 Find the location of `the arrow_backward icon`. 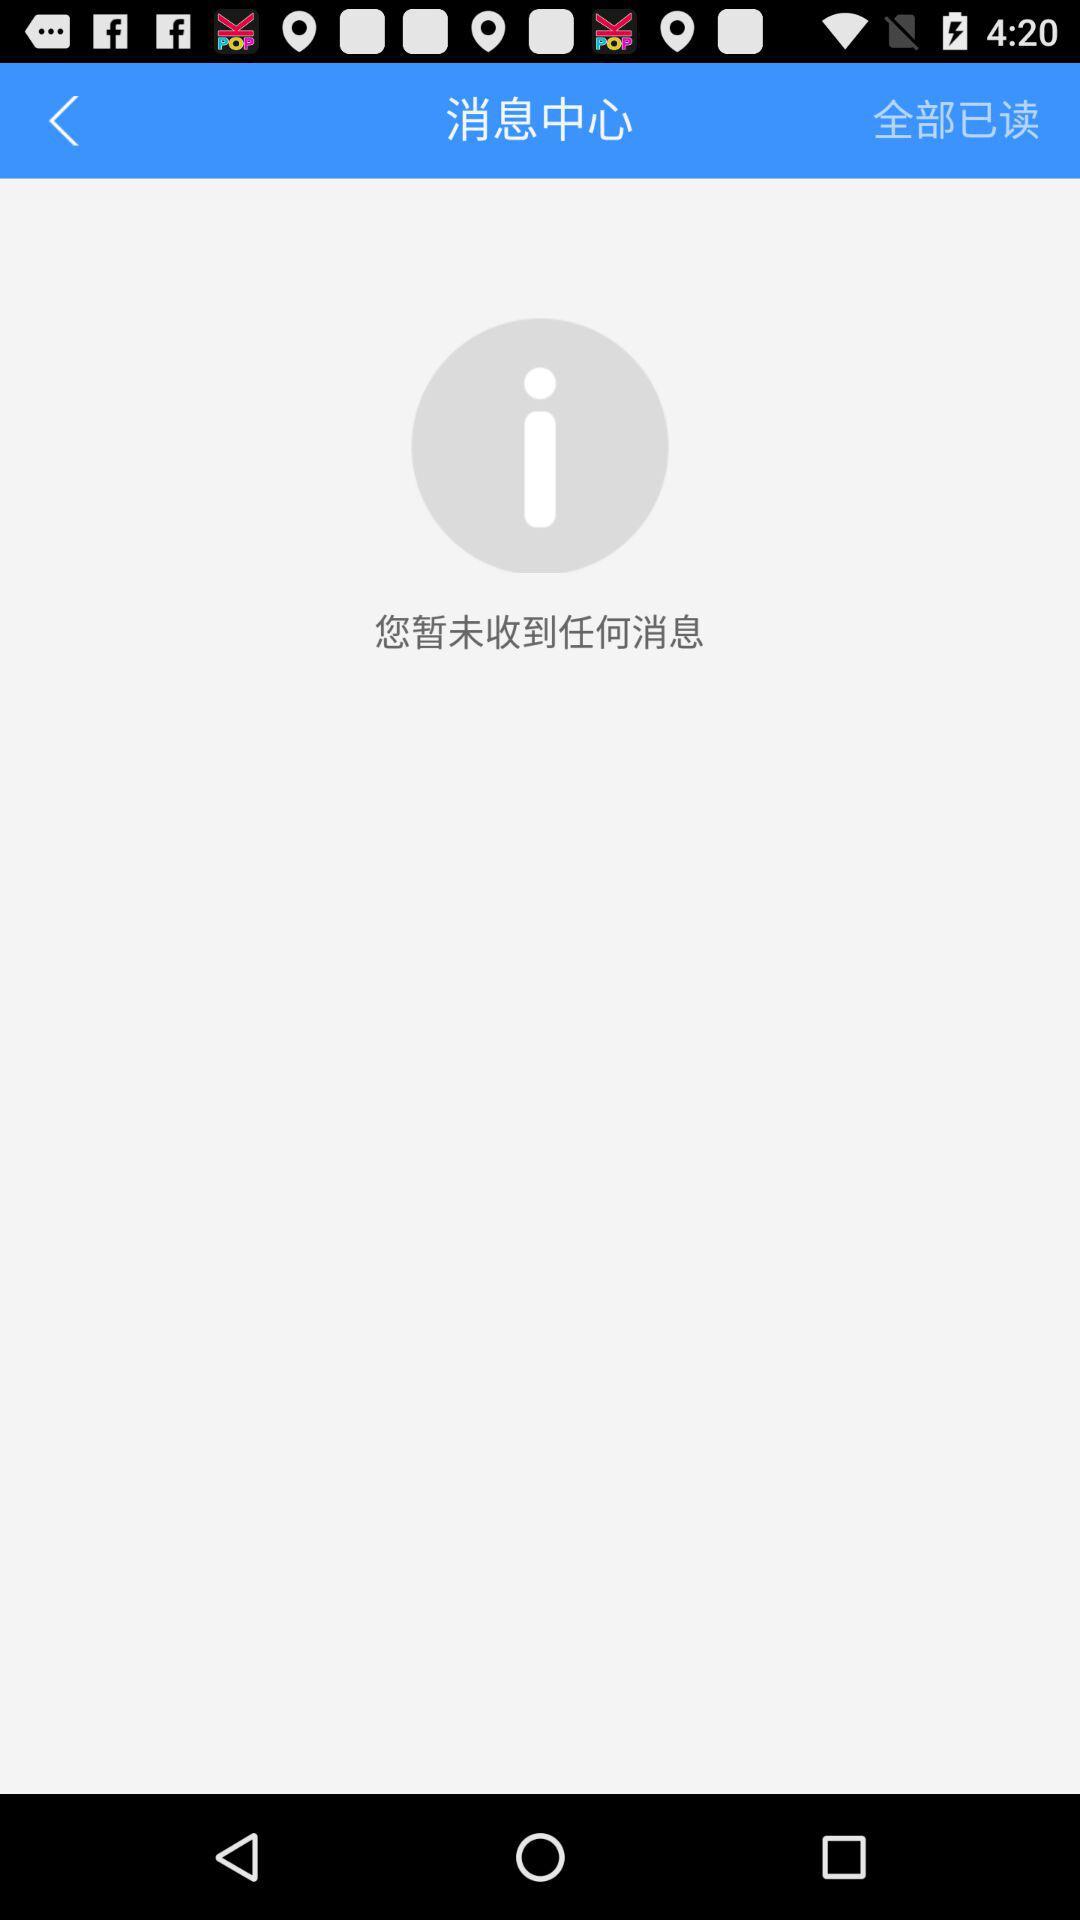

the arrow_backward icon is located at coordinates (63, 128).